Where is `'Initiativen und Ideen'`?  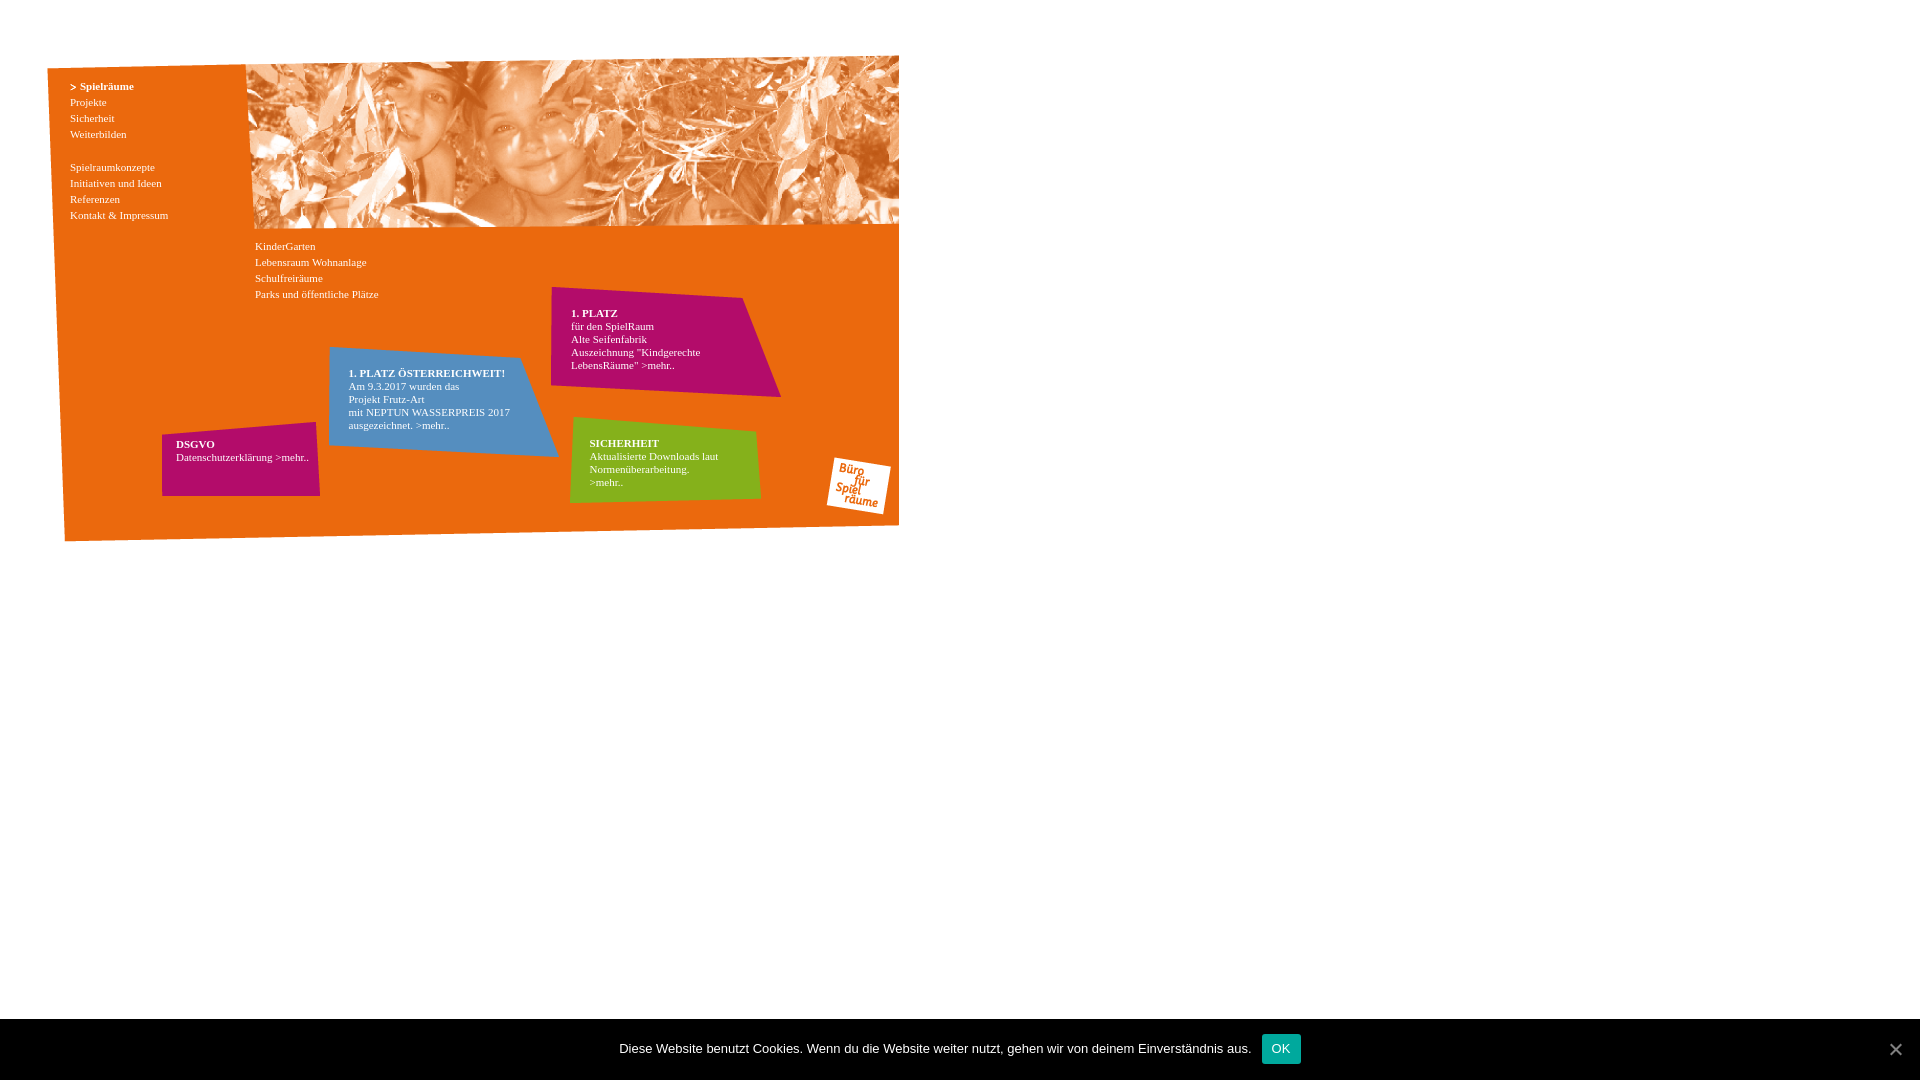 'Initiativen und Ideen' is located at coordinates (114, 182).